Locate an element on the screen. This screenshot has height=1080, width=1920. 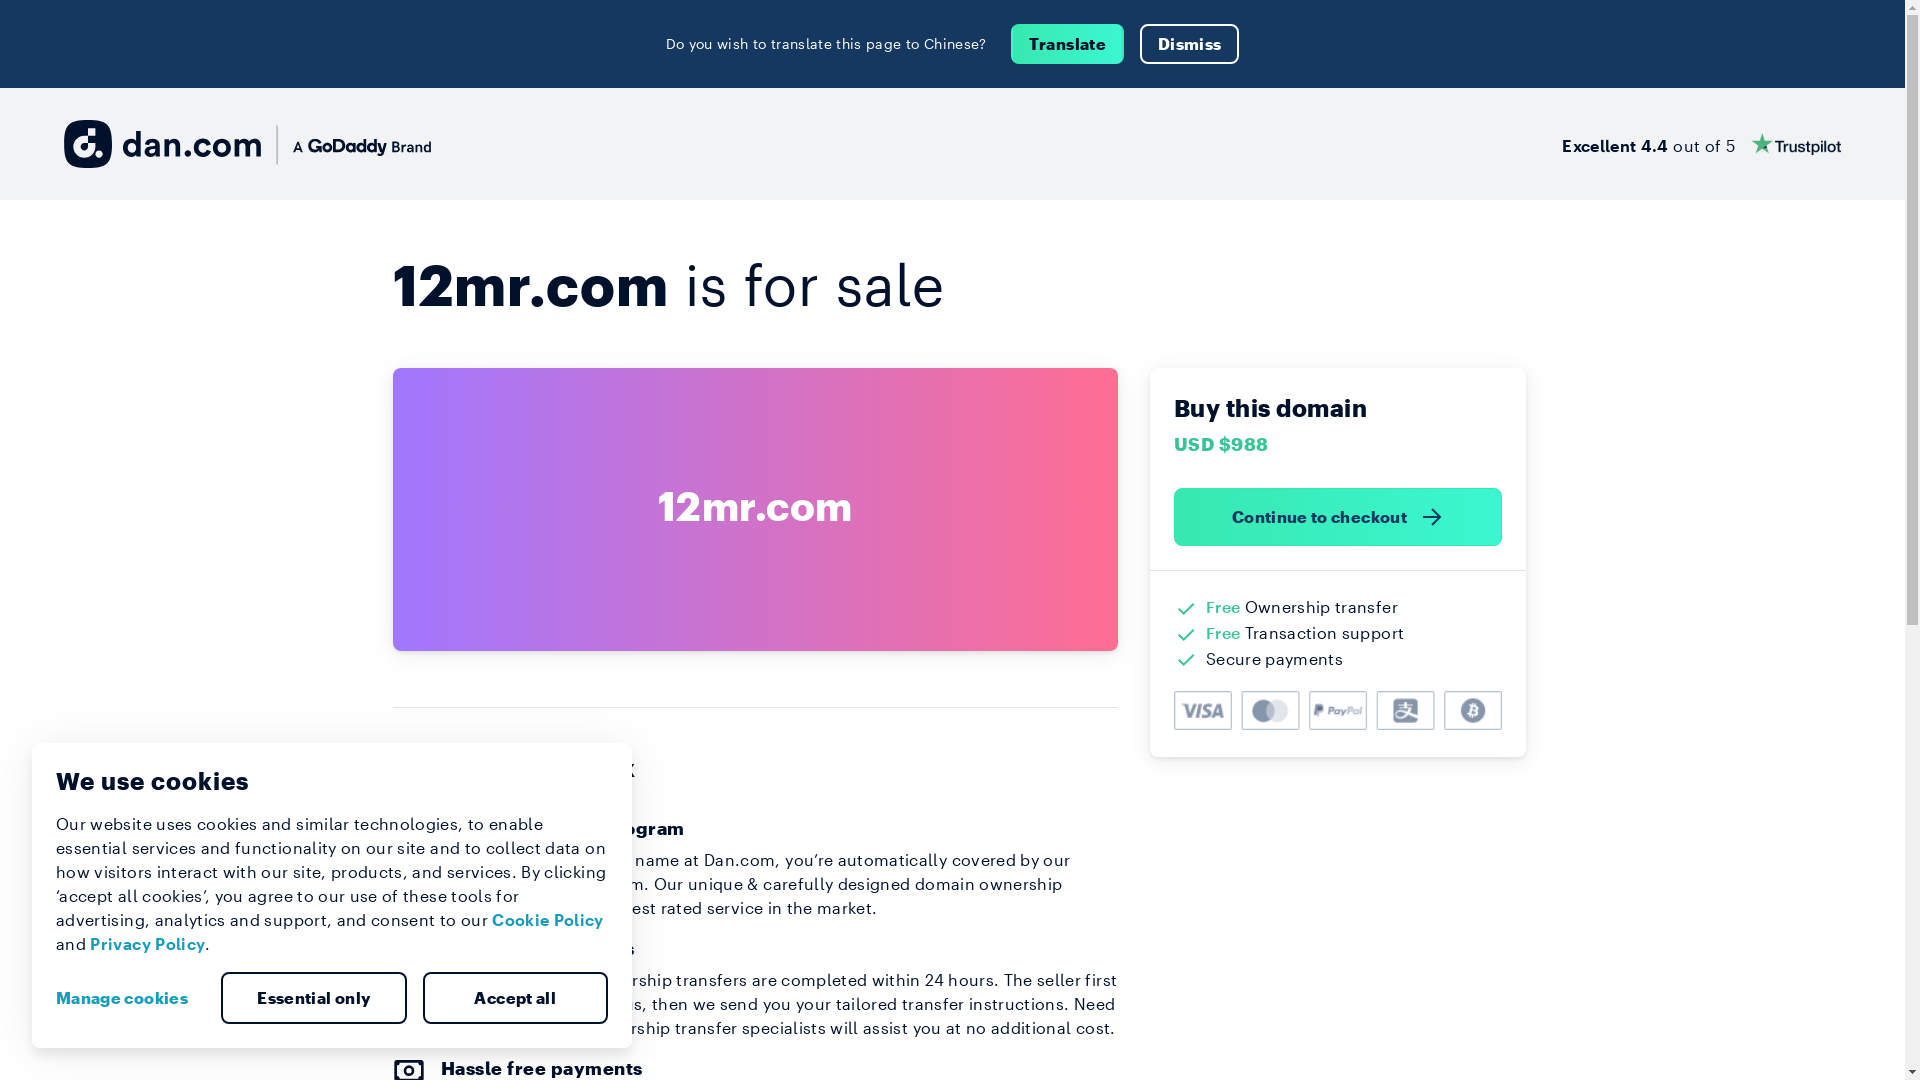
'Translate' is located at coordinates (1066, 43).